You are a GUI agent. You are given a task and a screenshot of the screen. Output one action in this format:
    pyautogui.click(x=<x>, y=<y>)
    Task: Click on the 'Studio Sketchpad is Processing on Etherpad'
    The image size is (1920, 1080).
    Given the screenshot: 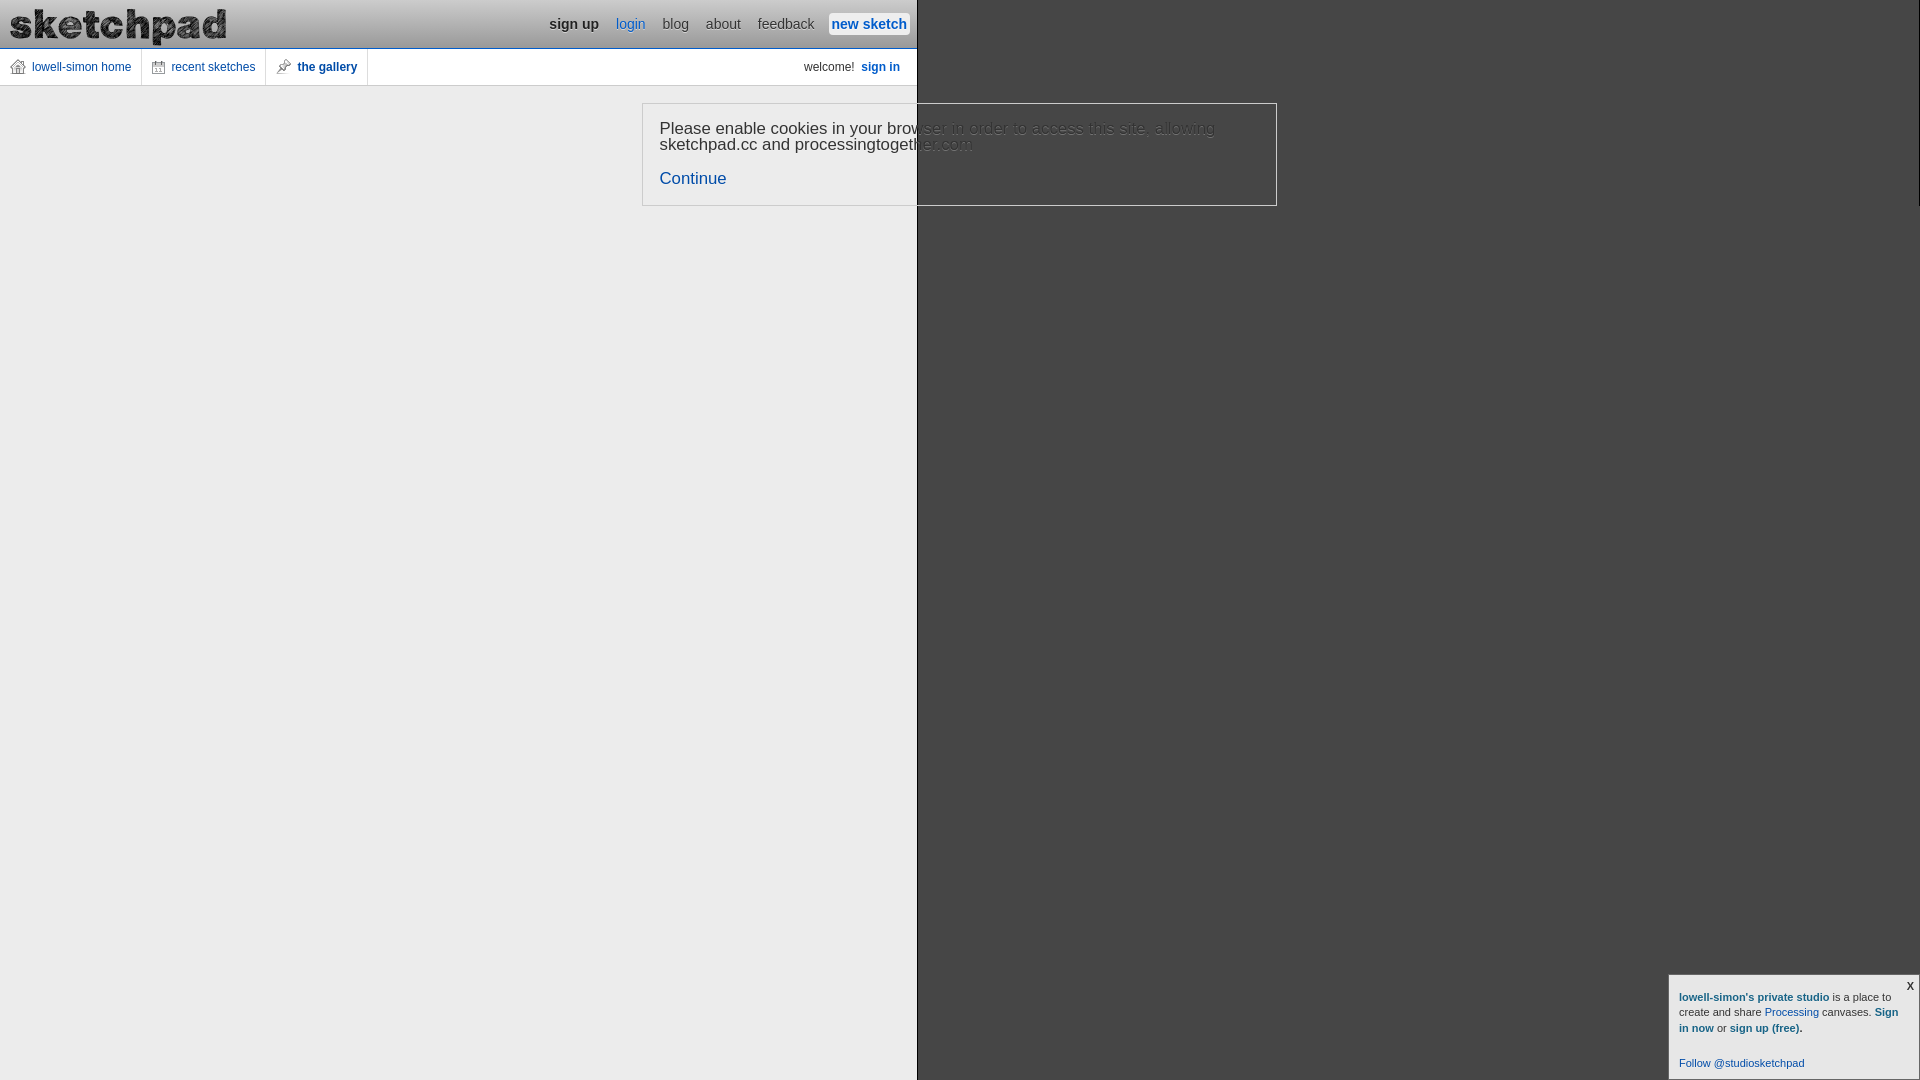 What is the action you would take?
    pyautogui.click(x=118, y=23)
    